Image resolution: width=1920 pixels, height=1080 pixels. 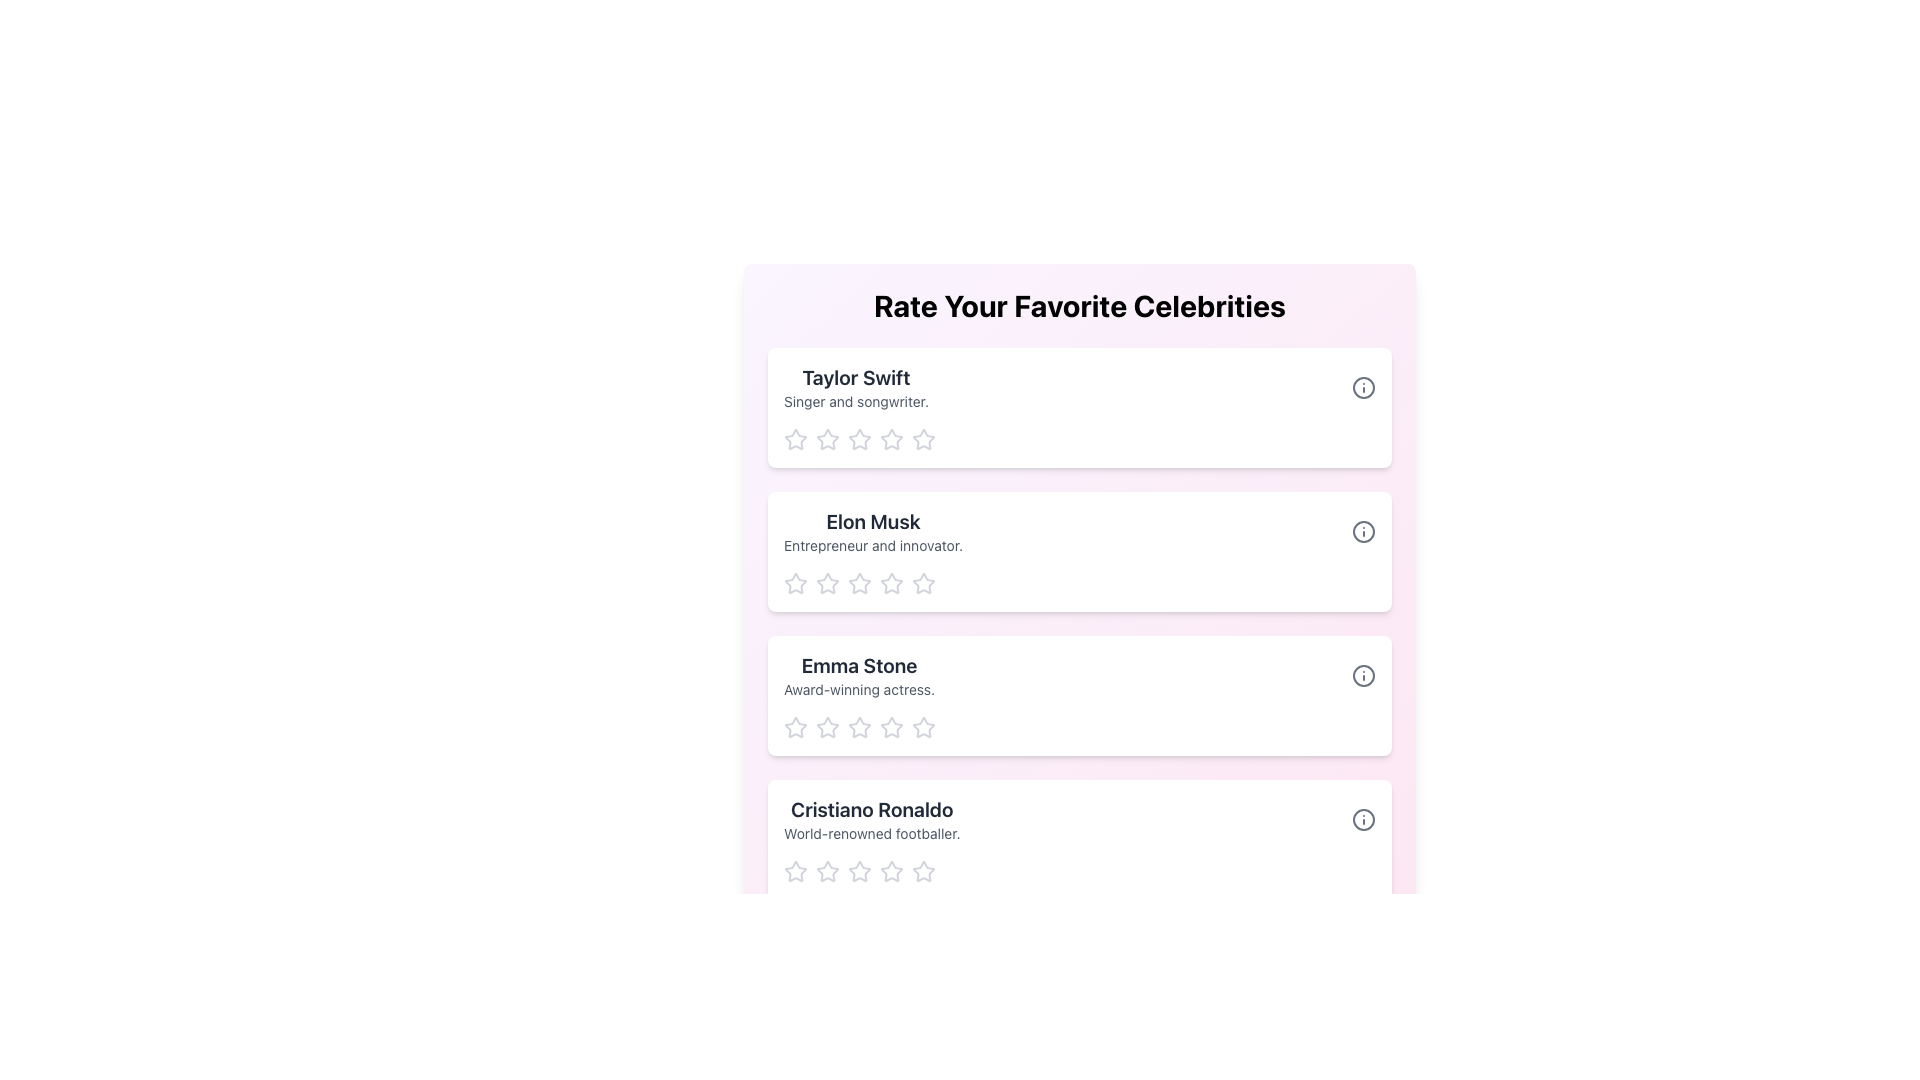 What do you see at coordinates (859, 666) in the screenshot?
I see `the Text Label indicating the name of the celebrity 'Emma Stone', which is positioned above the description text in the third list item of the vertical stack` at bounding box center [859, 666].